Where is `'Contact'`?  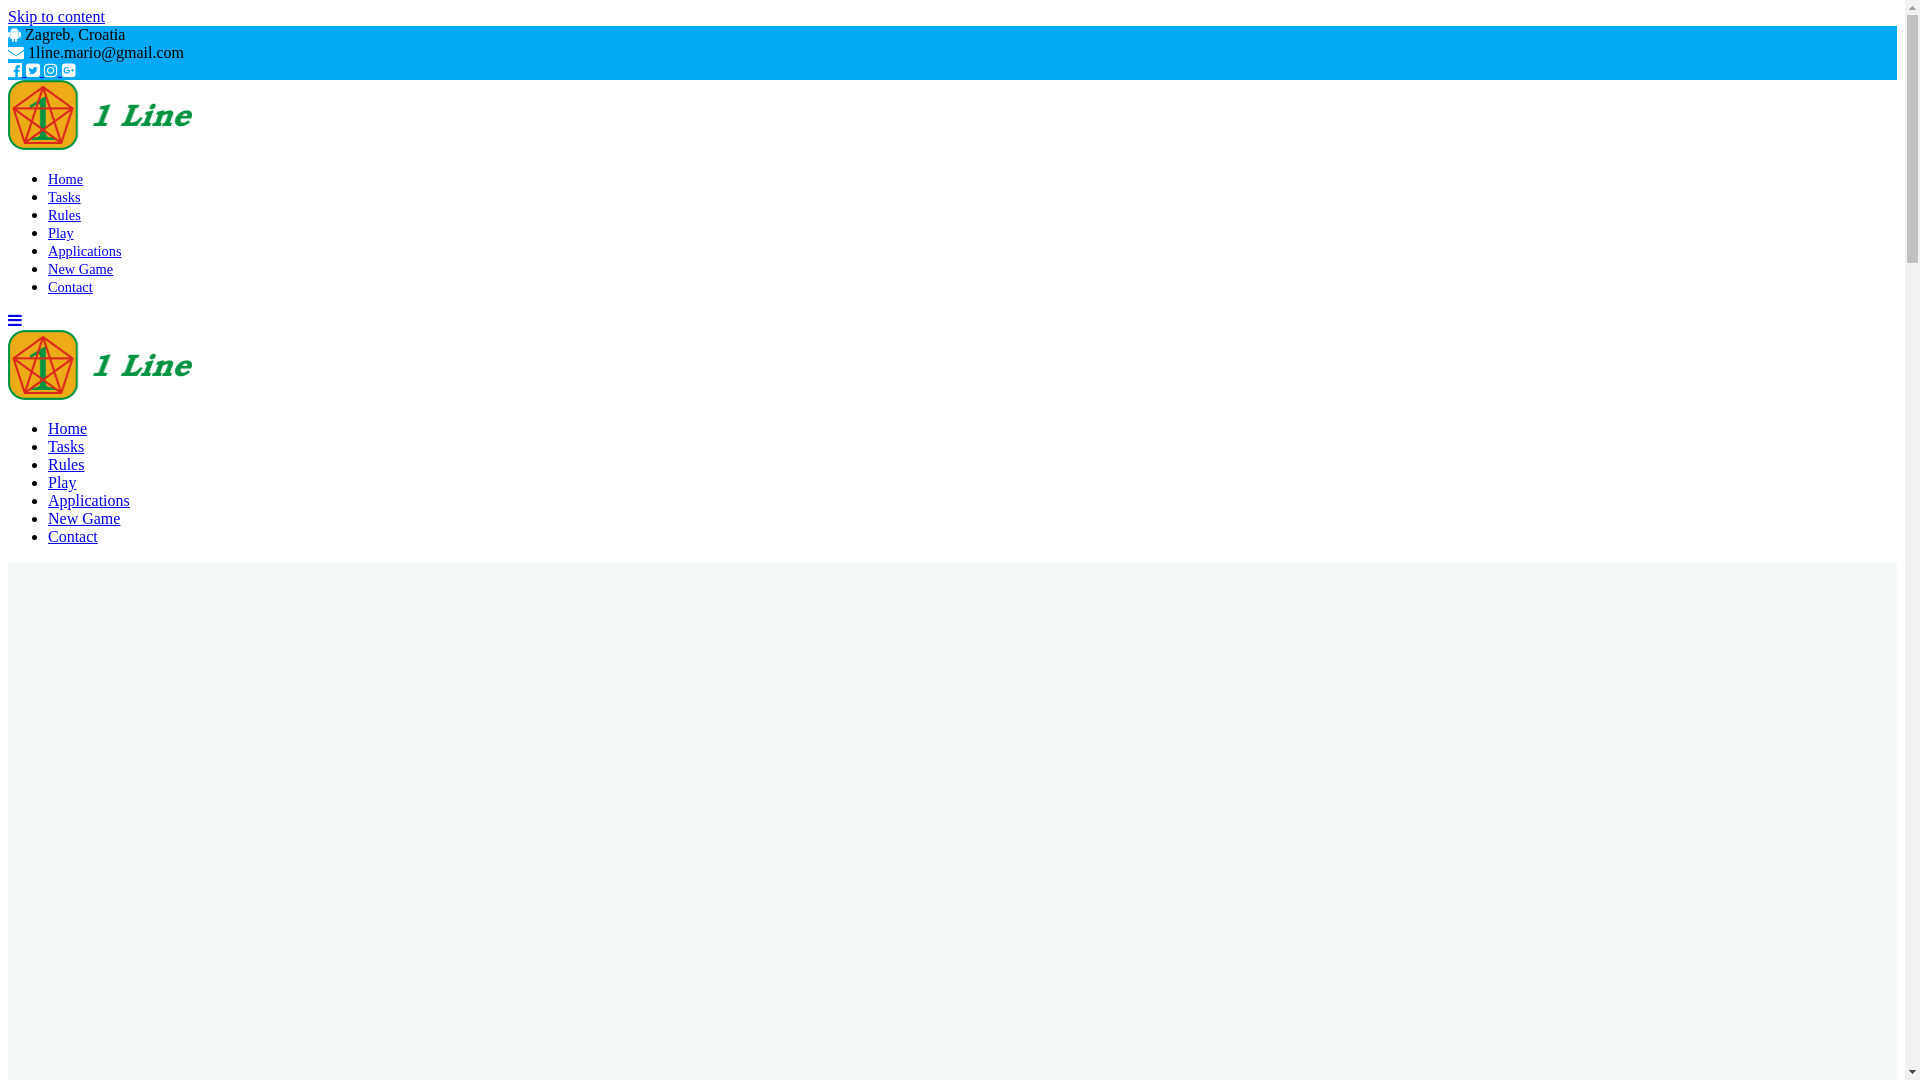 'Contact' is located at coordinates (70, 286).